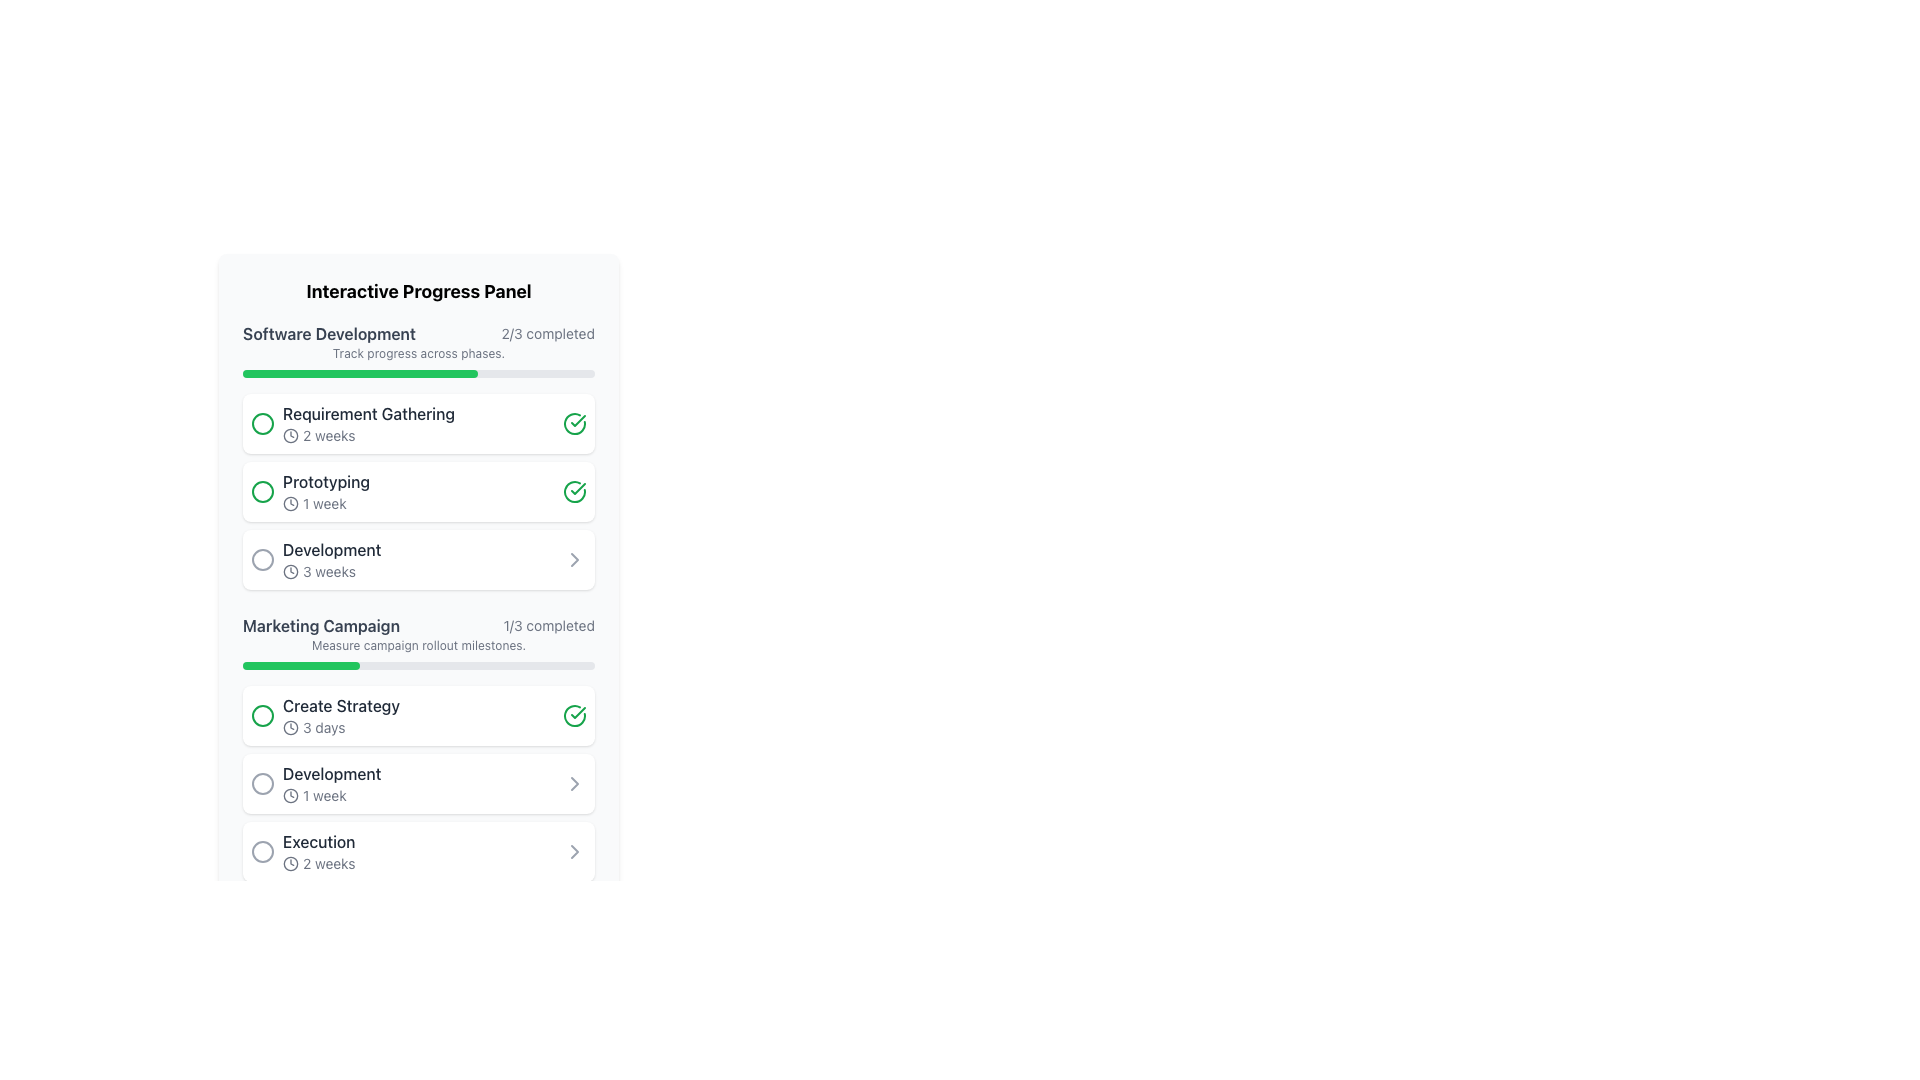 Image resolution: width=1920 pixels, height=1080 pixels. Describe the element at coordinates (290, 863) in the screenshot. I see `properties of the central circular SVG element of the clock icon located in the 'Marketing Campaign' section, adjacent to the '3 days' duration for the 'Create Strategy' milestone` at that location.